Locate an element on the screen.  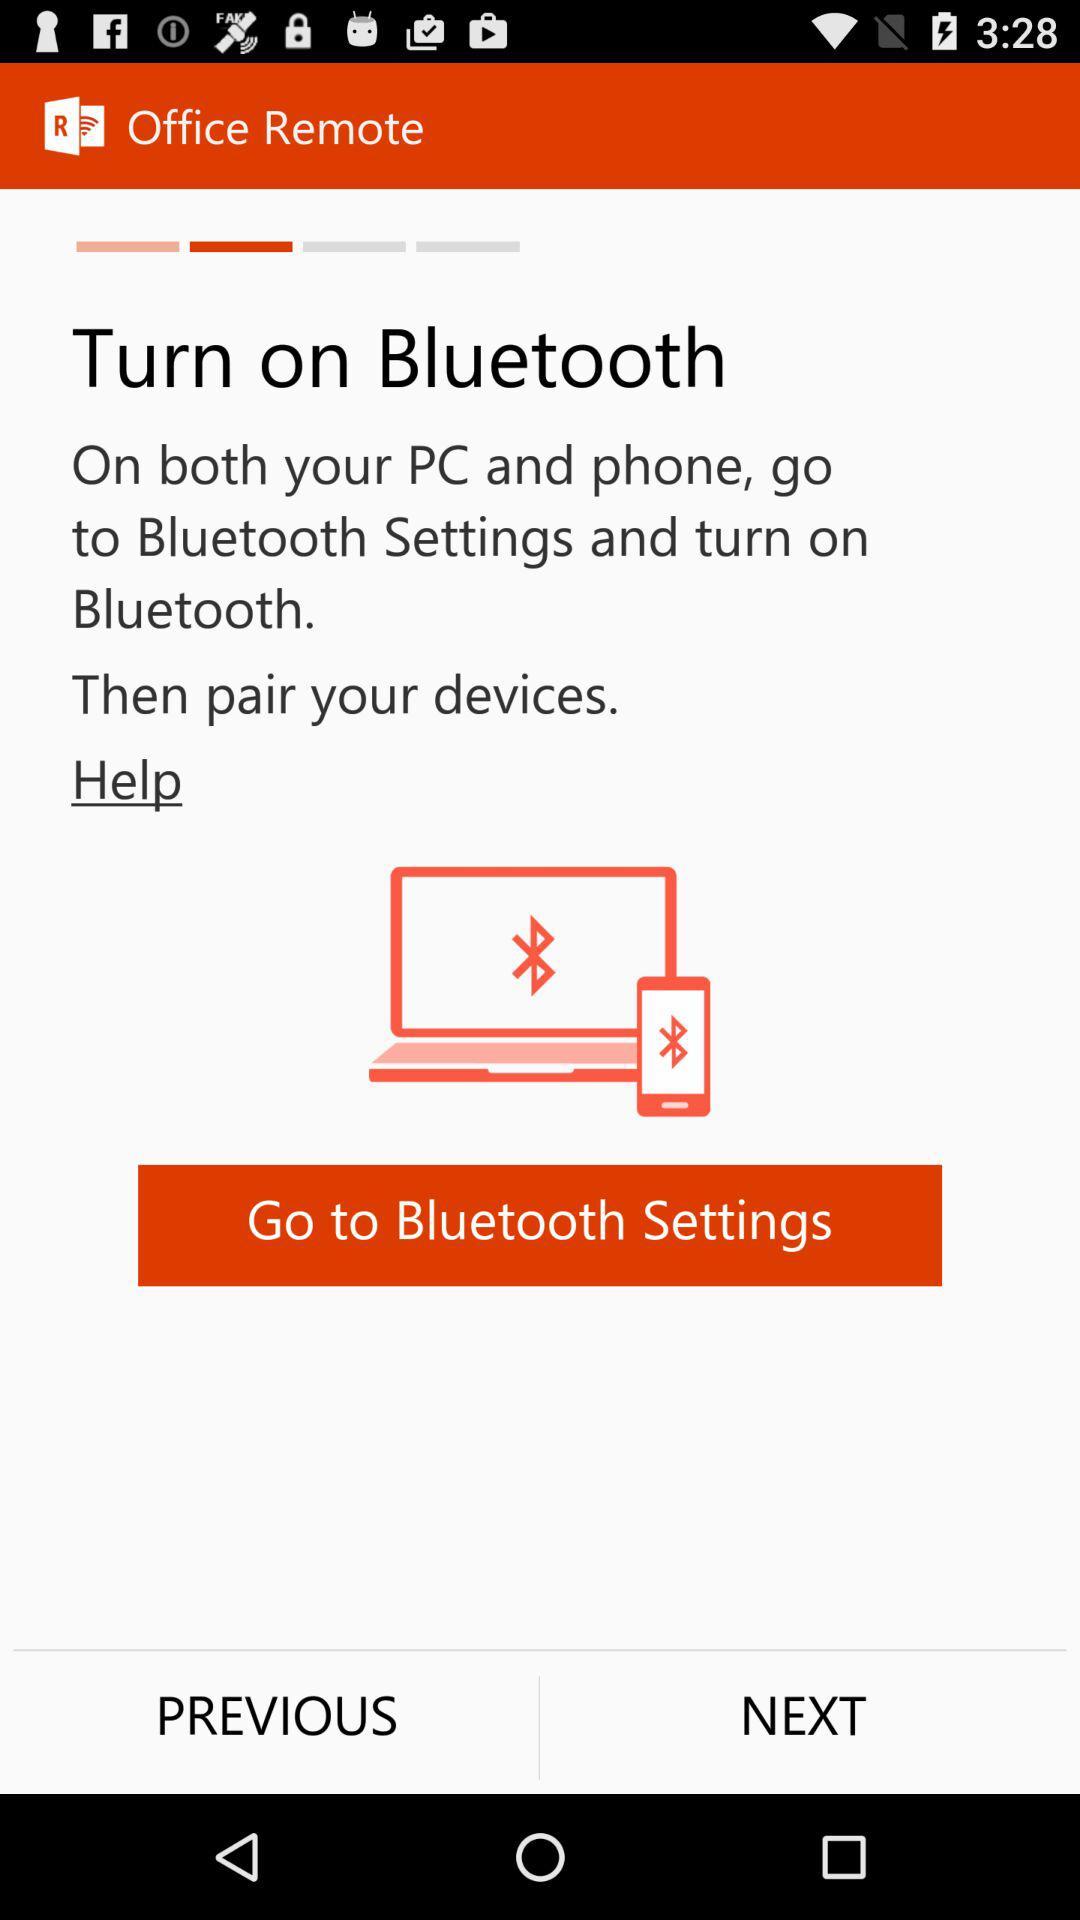
the next button is located at coordinates (802, 1713).